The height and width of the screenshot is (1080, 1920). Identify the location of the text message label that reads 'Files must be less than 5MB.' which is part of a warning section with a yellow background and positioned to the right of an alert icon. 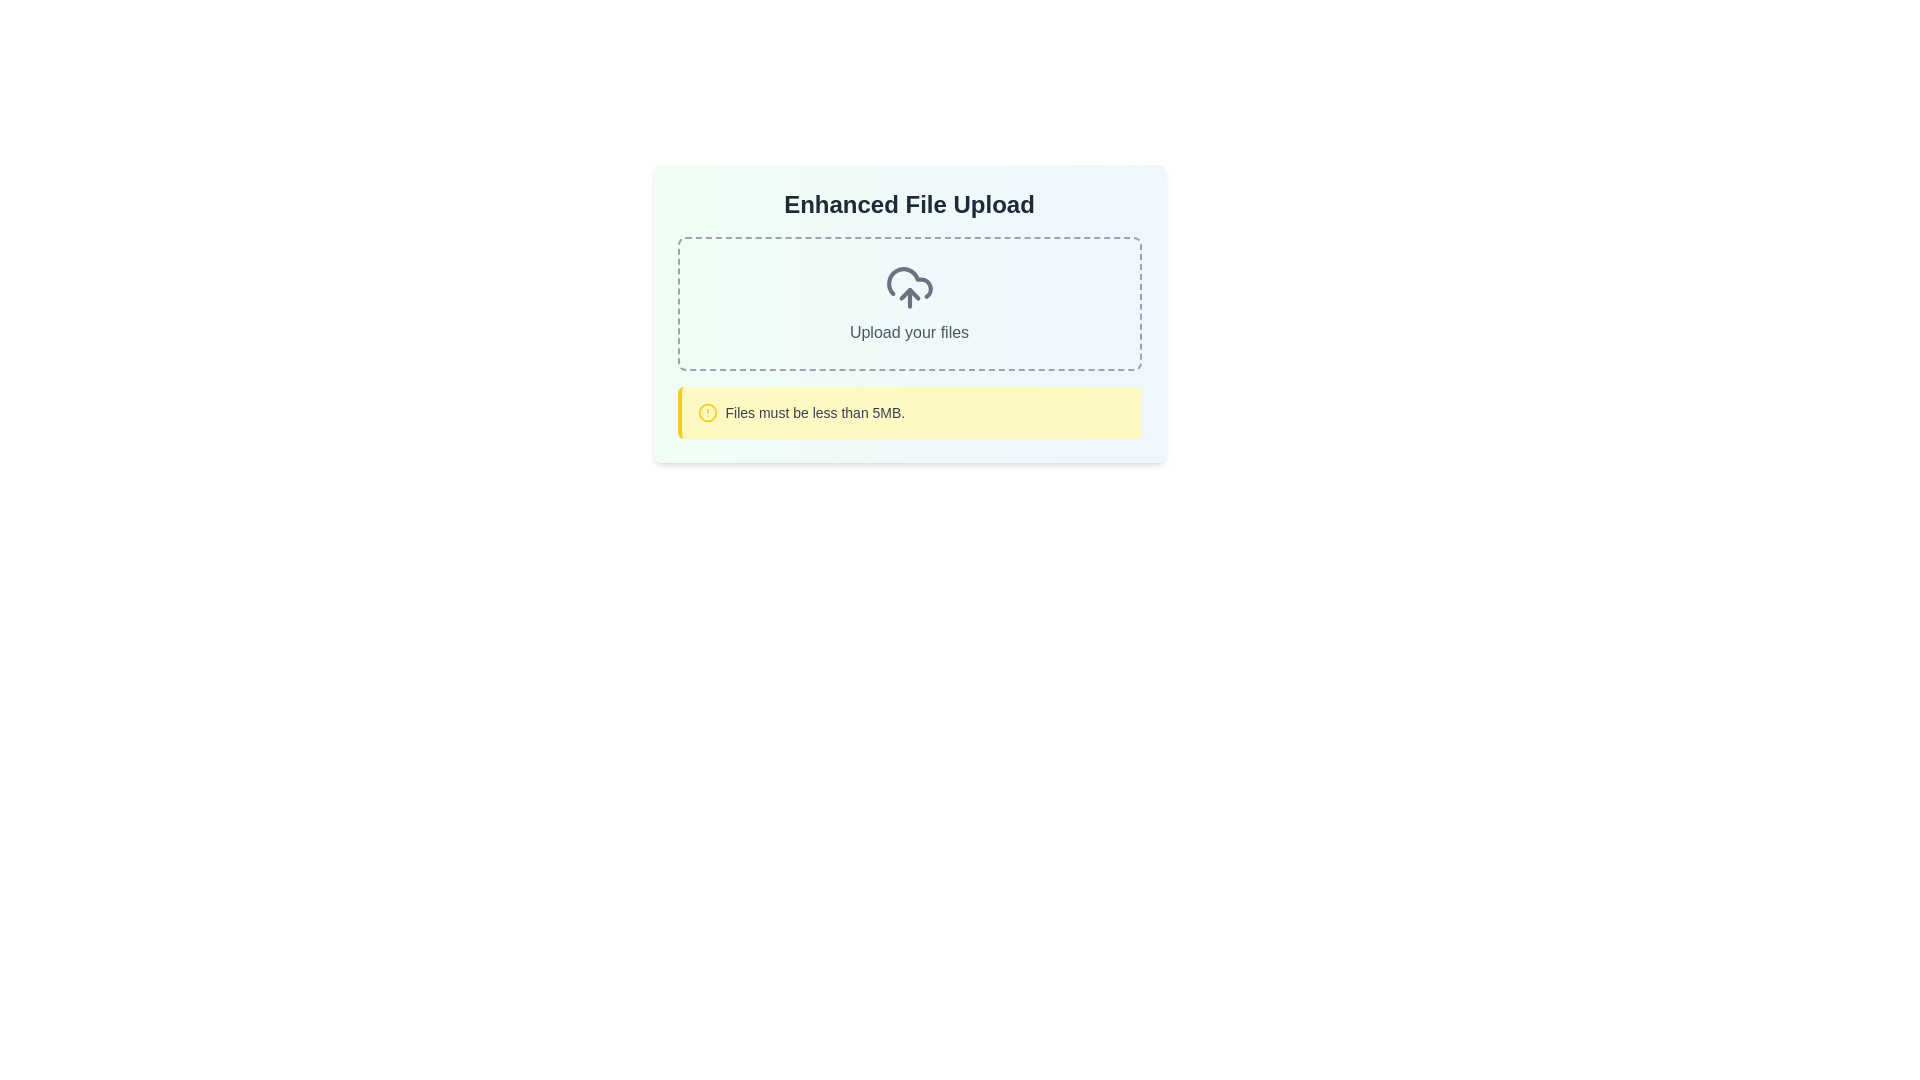
(815, 411).